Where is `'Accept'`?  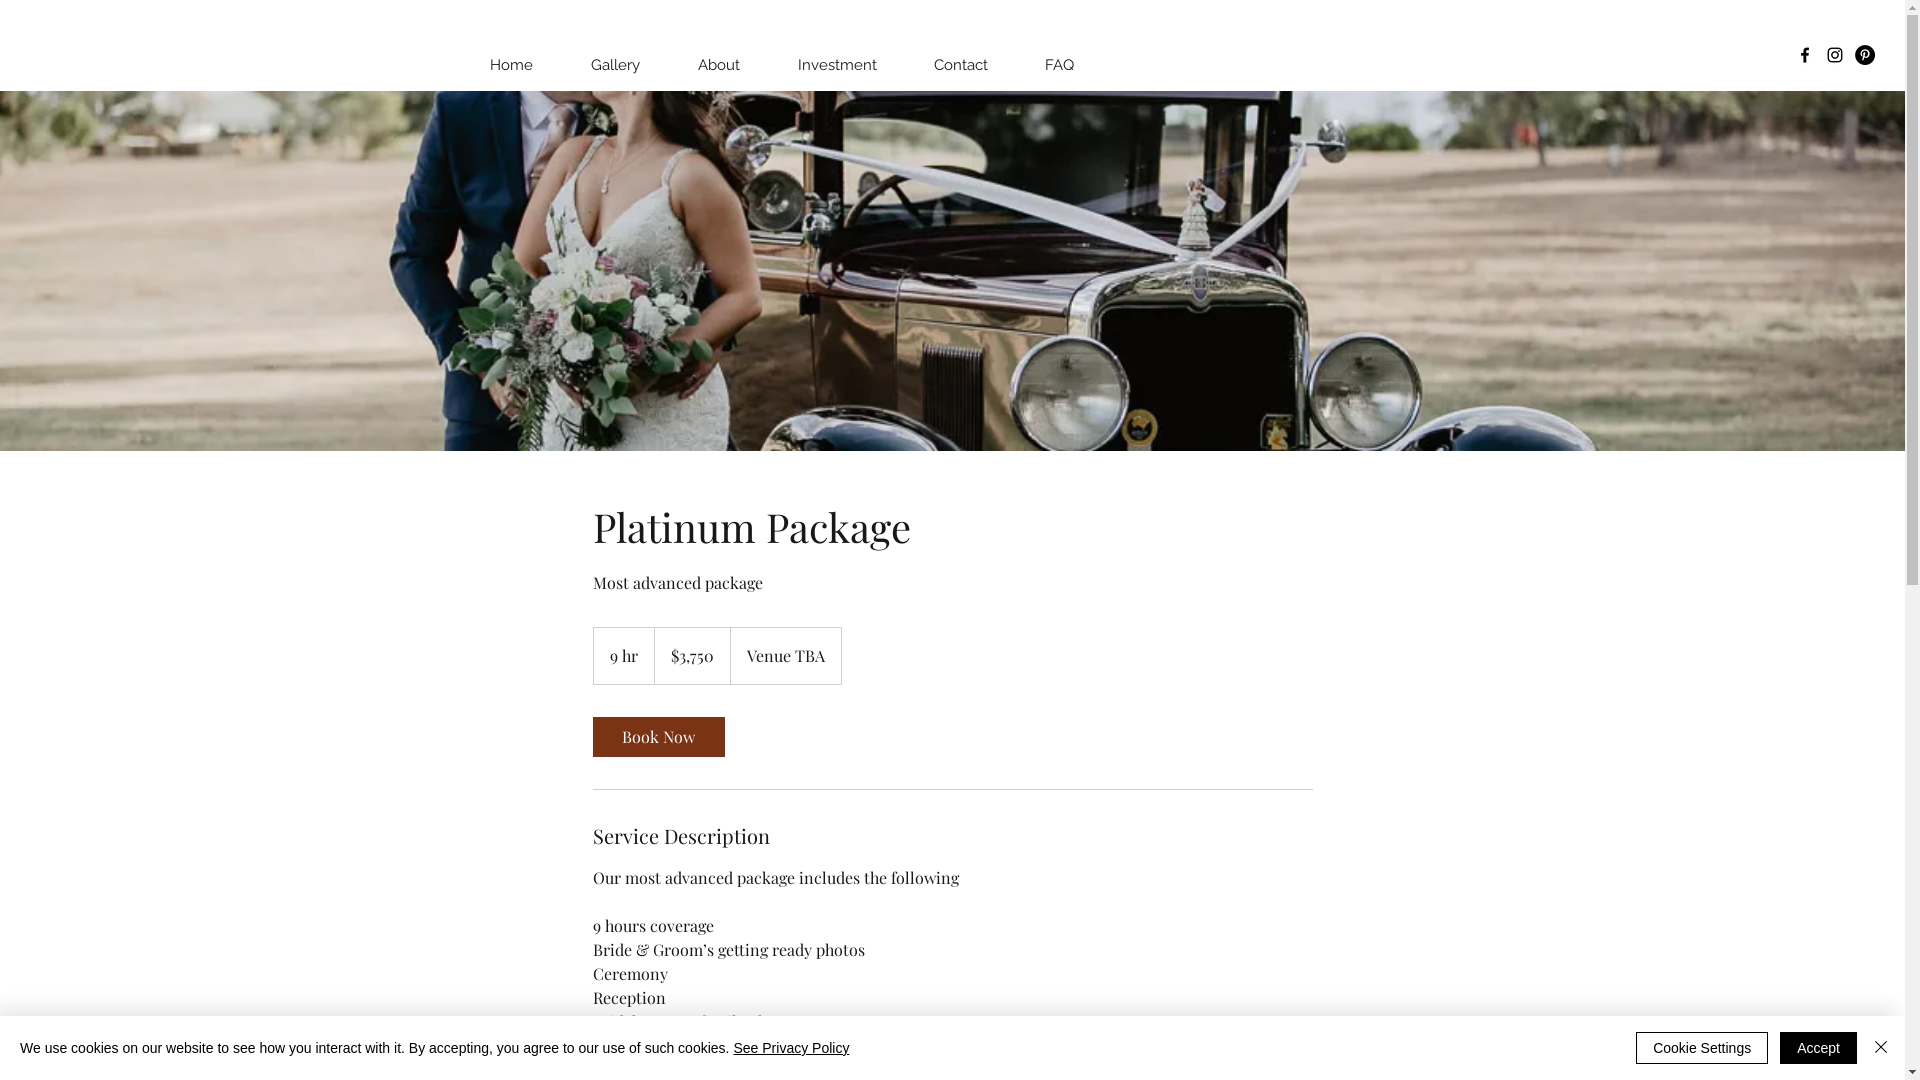 'Accept' is located at coordinates (1818, 1047).